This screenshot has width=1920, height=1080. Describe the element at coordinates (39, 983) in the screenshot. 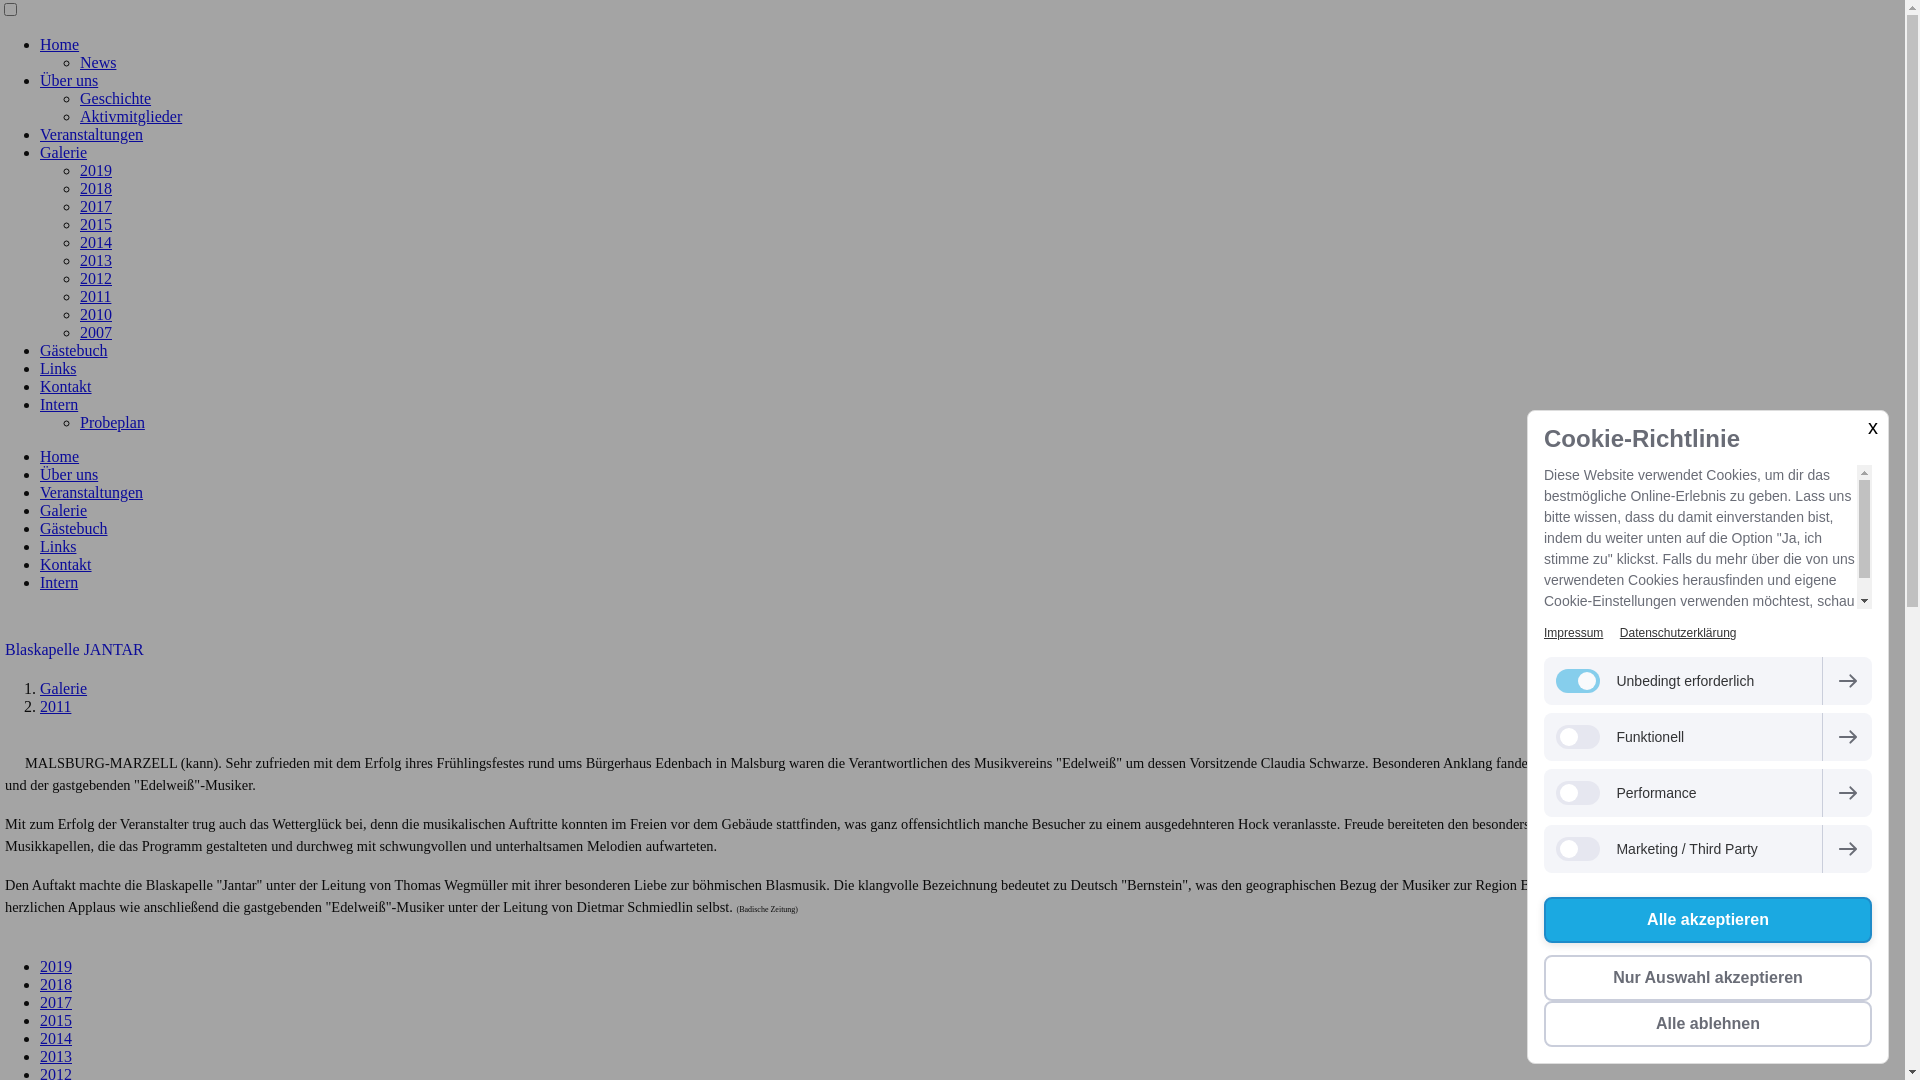

I see `'2018'` at that location.